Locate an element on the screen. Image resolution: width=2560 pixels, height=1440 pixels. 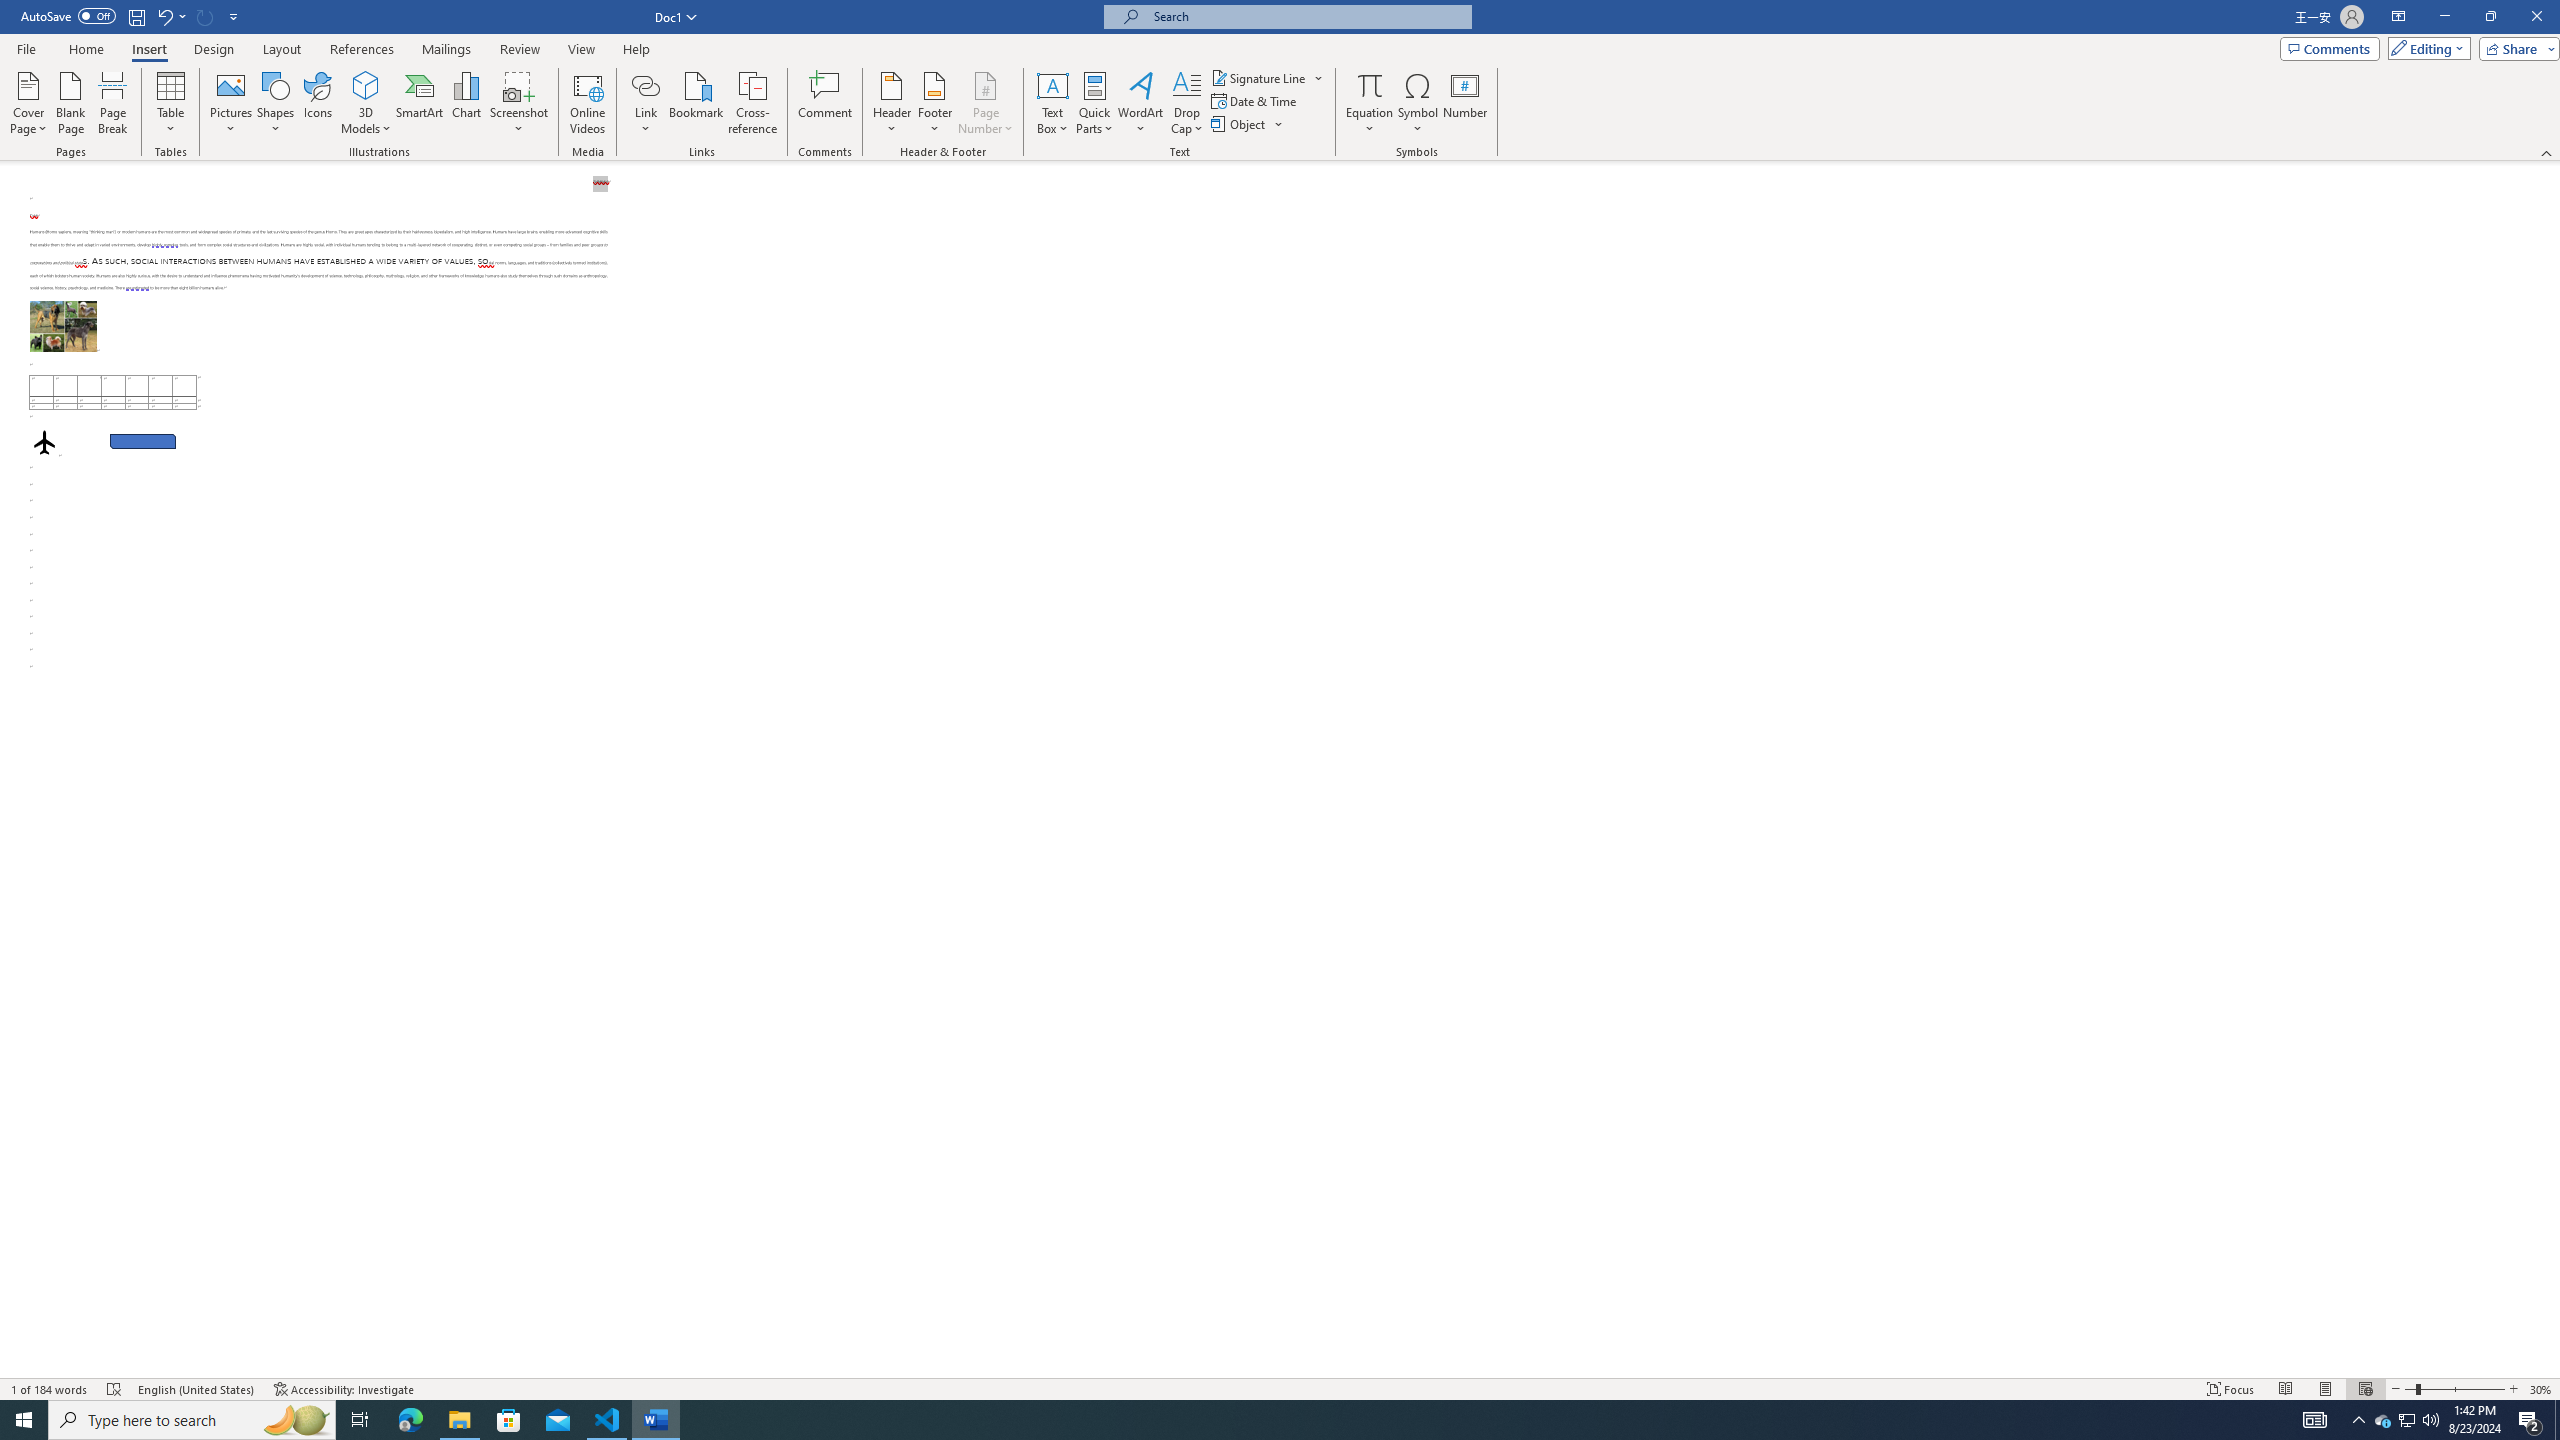
'Signature Line' is located at coordinates (1259, 77).